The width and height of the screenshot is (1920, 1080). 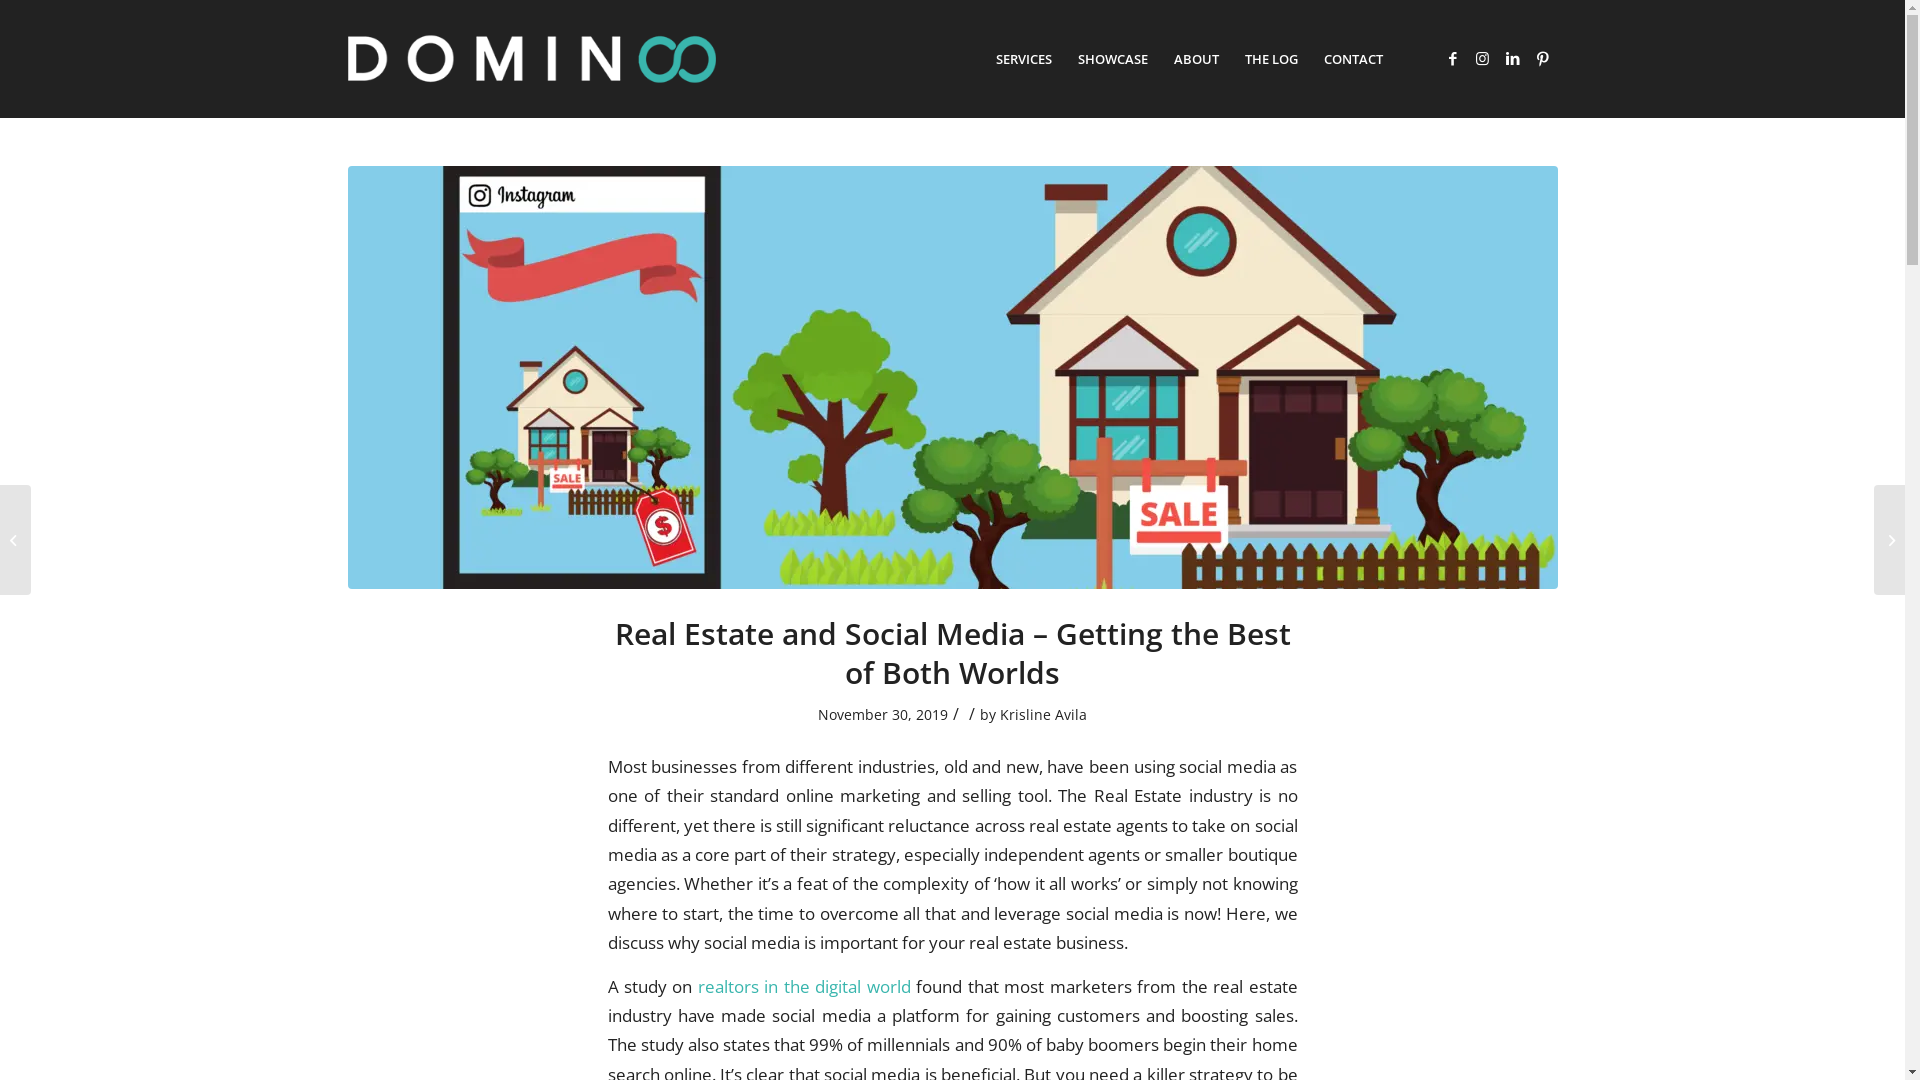 What do you see at coordinates (1483, 56) in the screenshot?
I see `'Instagram'` at bounding box center [1483, 56].